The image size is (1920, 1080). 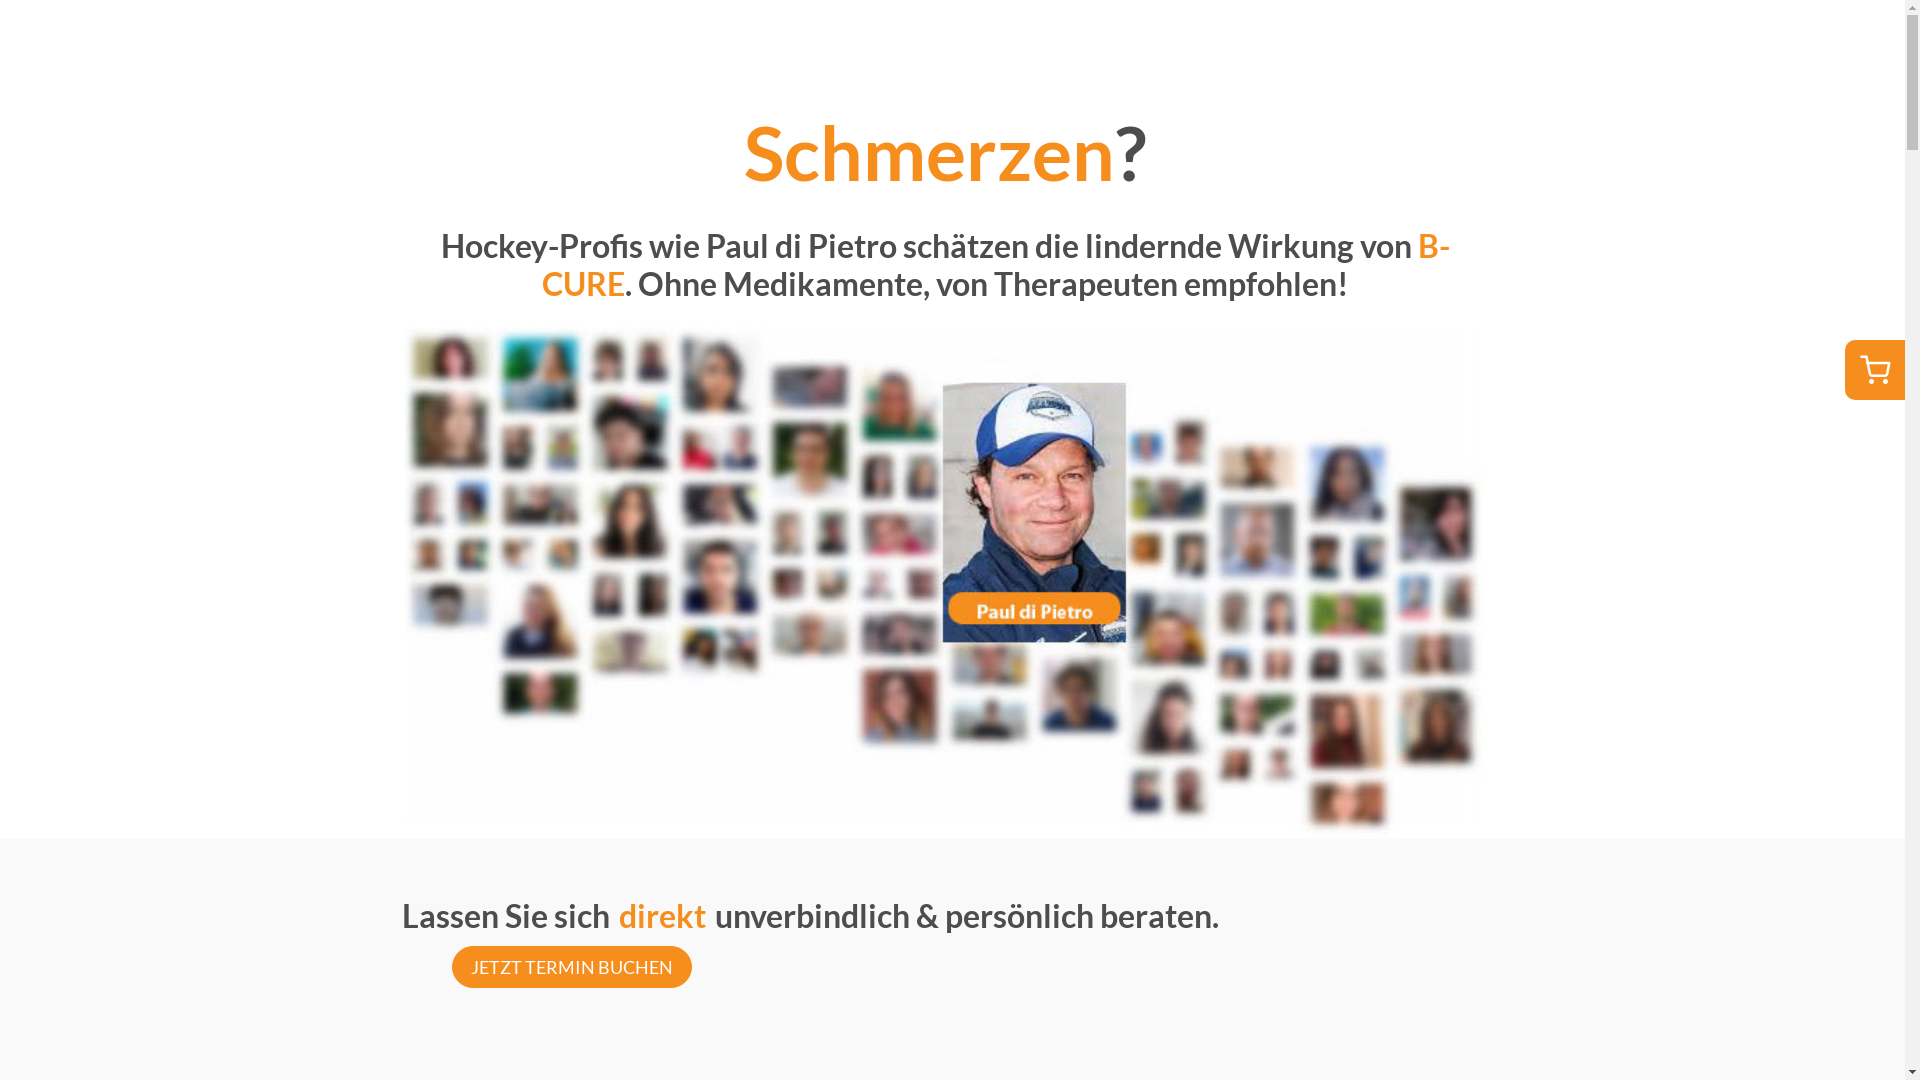 What do you see at coordinates (450, 966) in the screenshot?
I see `'JETZT TERMIN BUCHEN'` at bounding box center [450, 966].